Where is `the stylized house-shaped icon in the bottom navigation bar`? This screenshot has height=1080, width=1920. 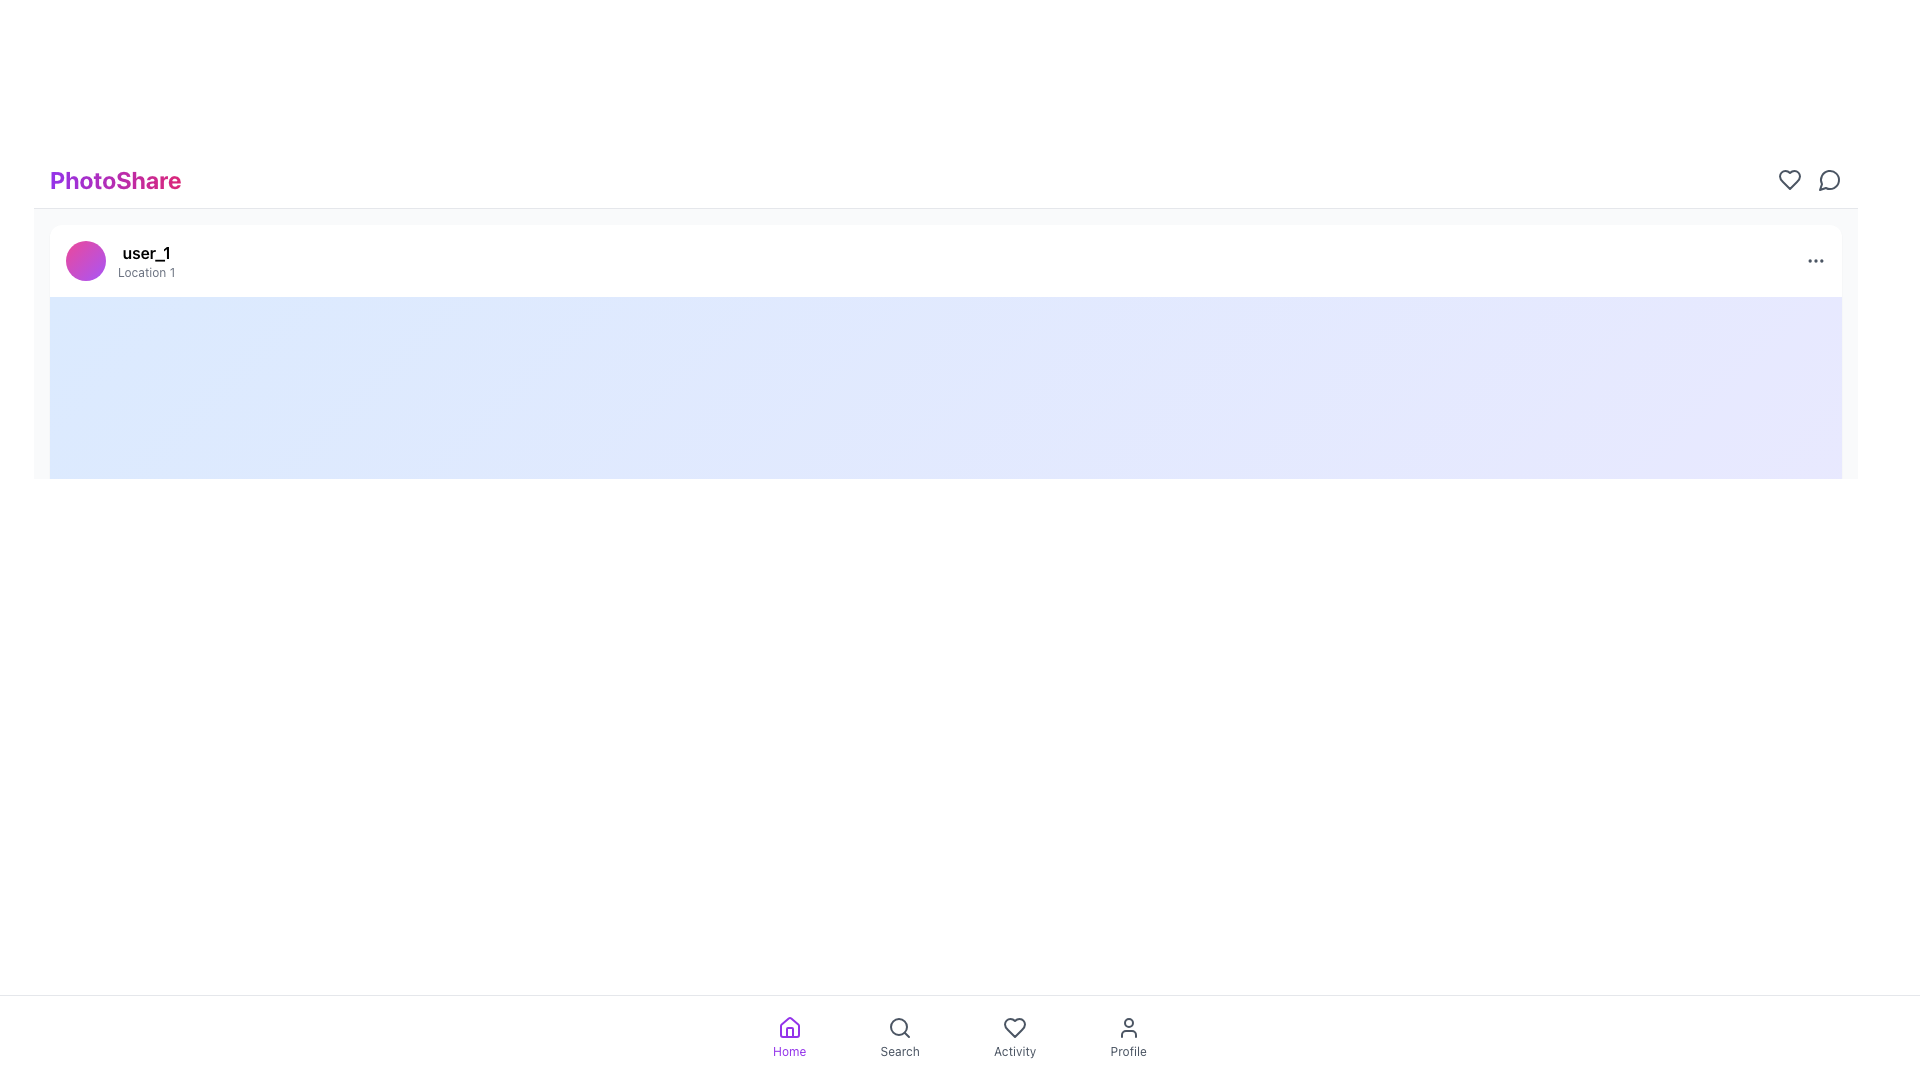
the stylized house-shaped icon in the bottom navigation bar is located at coordinates (788, 1028).